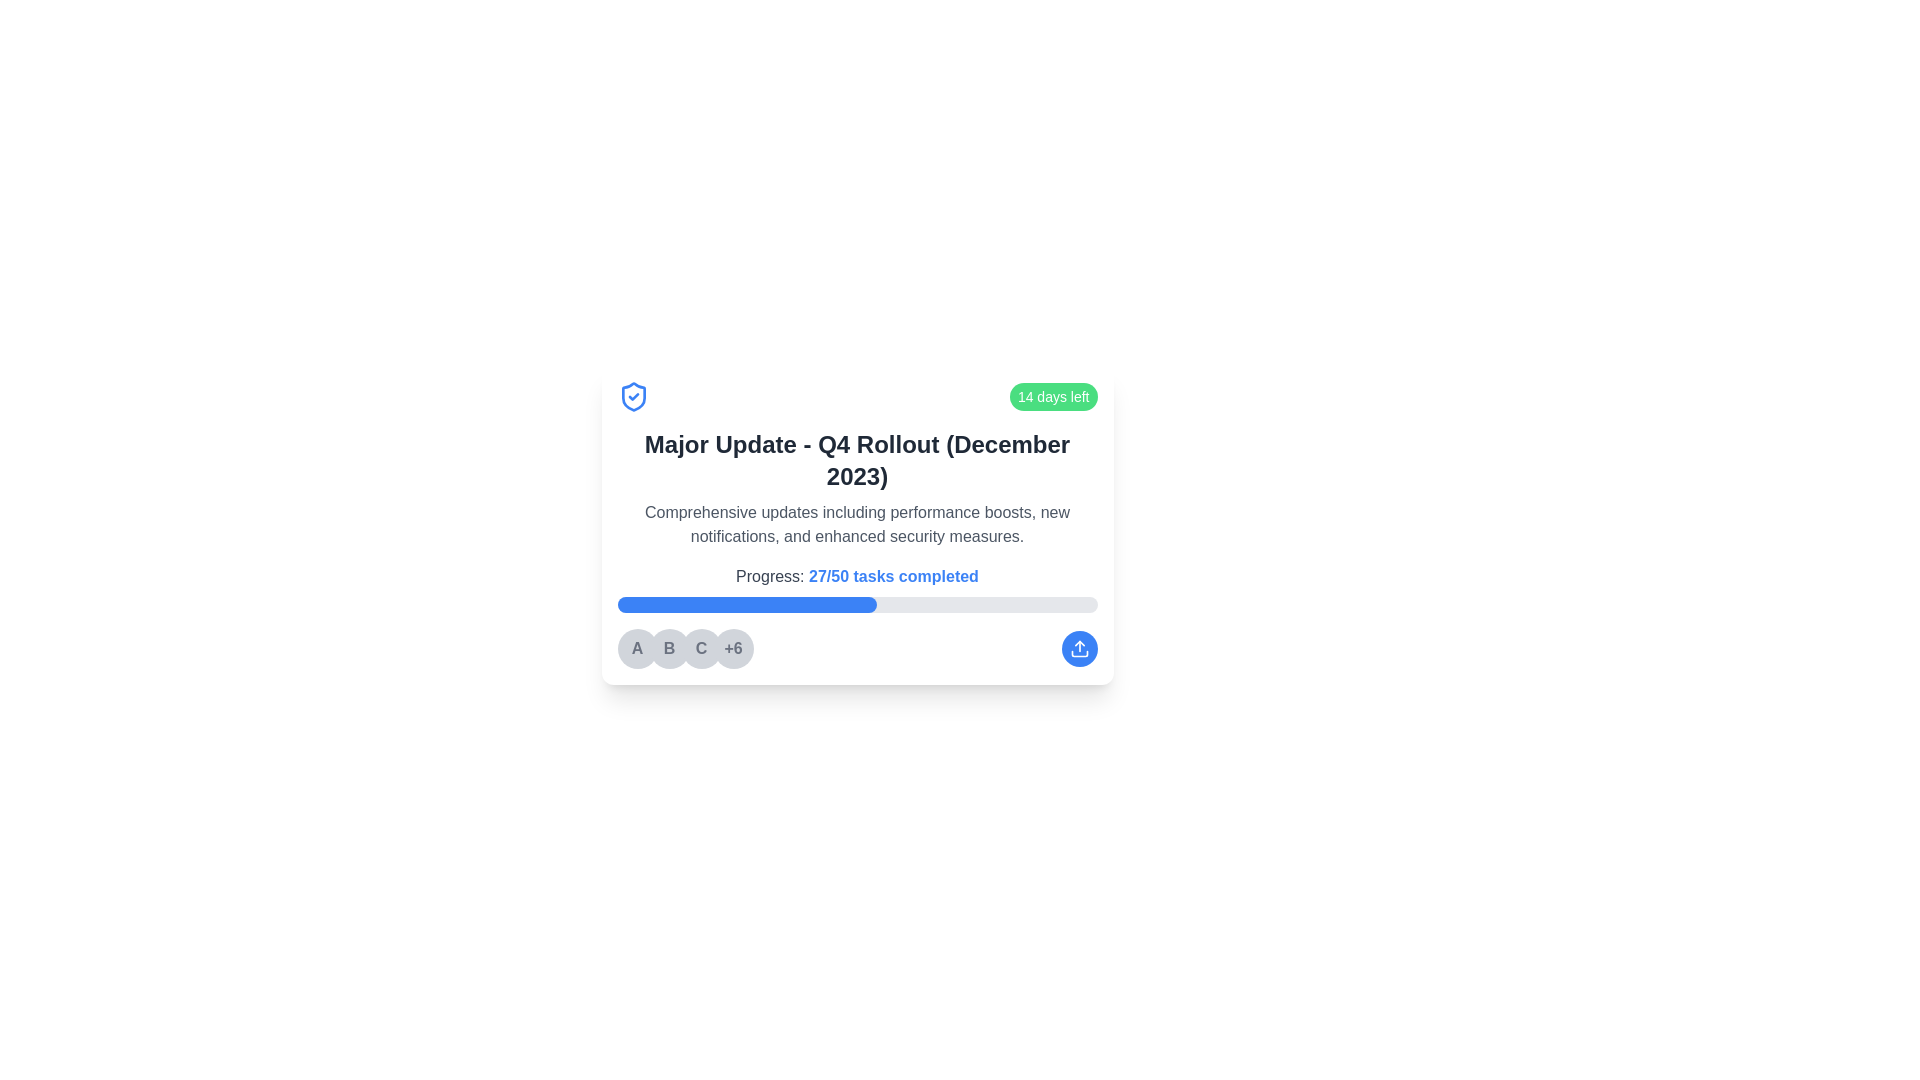 The image size is (1920, 1080). I want to click on the progress bar of the Informative Component titled 'Major Update - Q4 Rollout (December 2023)' to navigate through its functionalities, so click(857, 523).